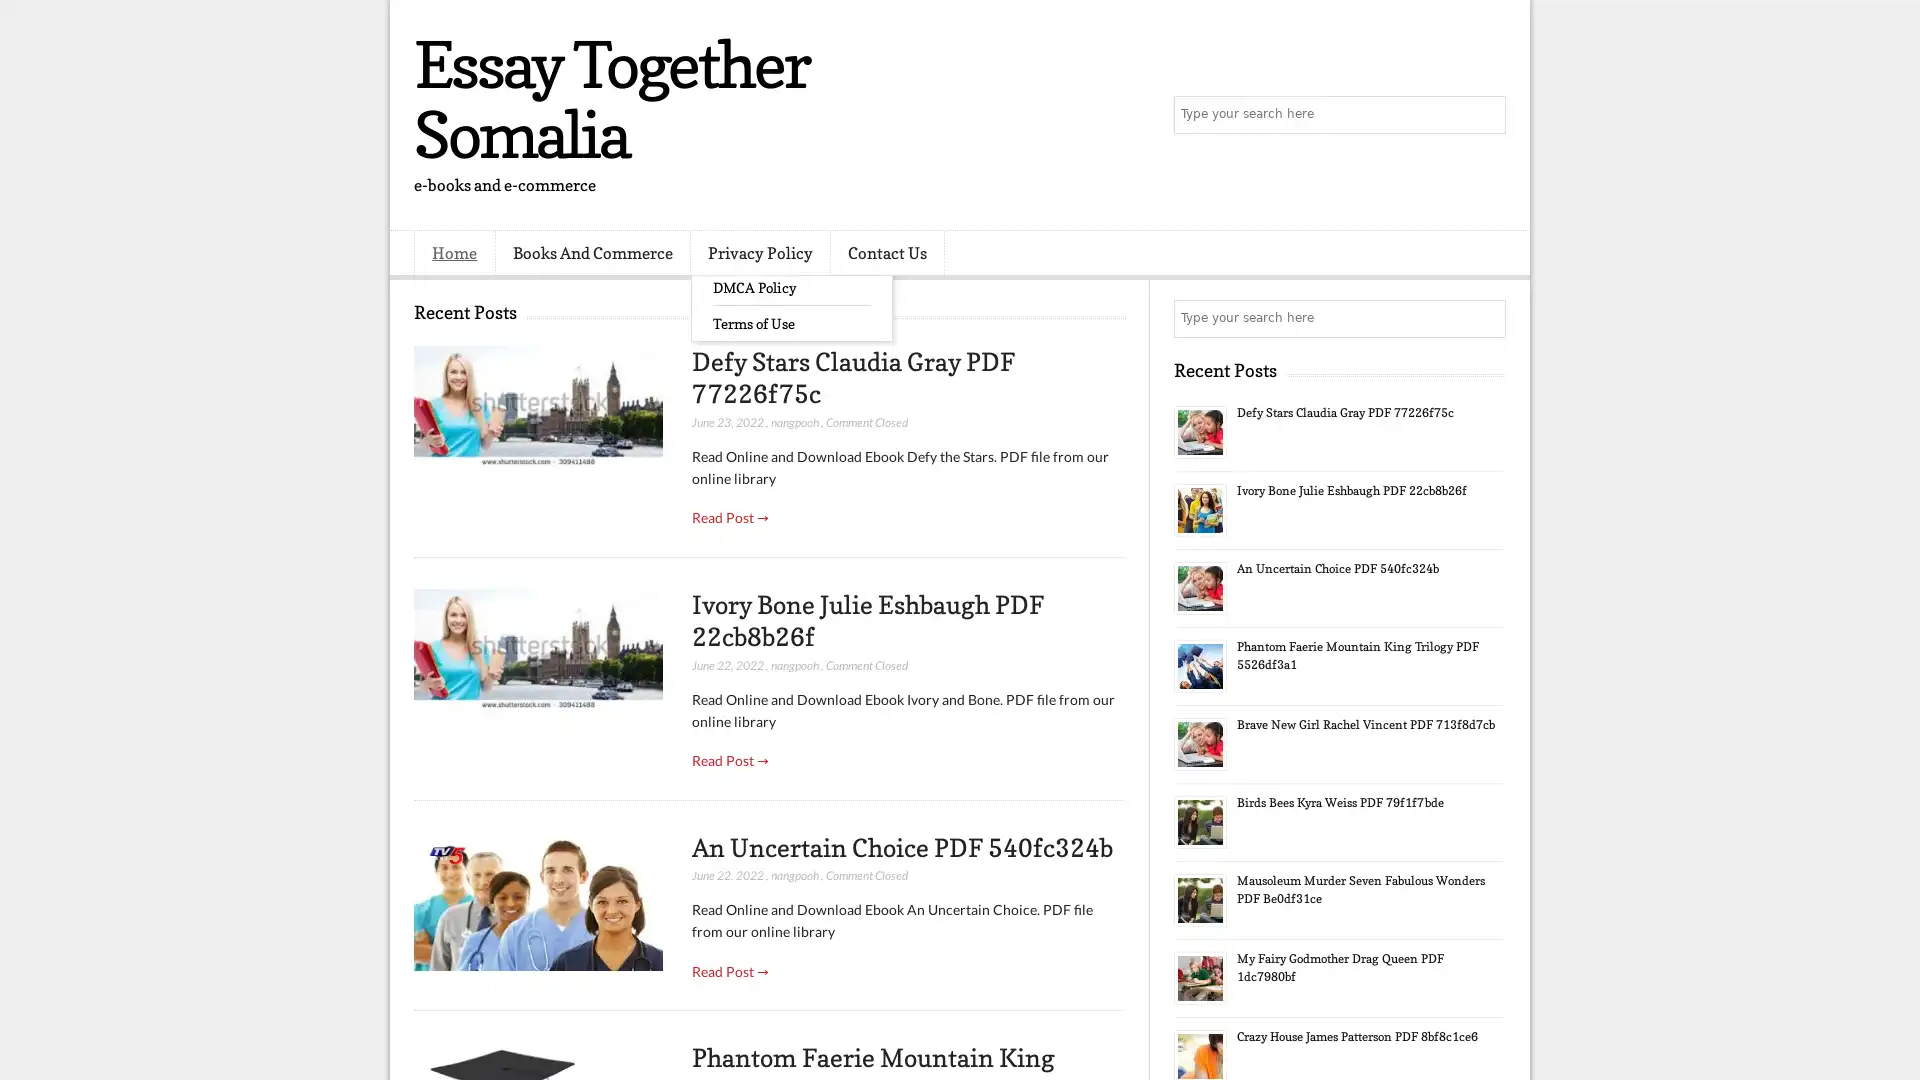 The height and width of the screenshot is (1080, 1920). What do you see at coordinates (1485, 318) in the screenshot?
I see `Search` at bounding box center [1485, 318].